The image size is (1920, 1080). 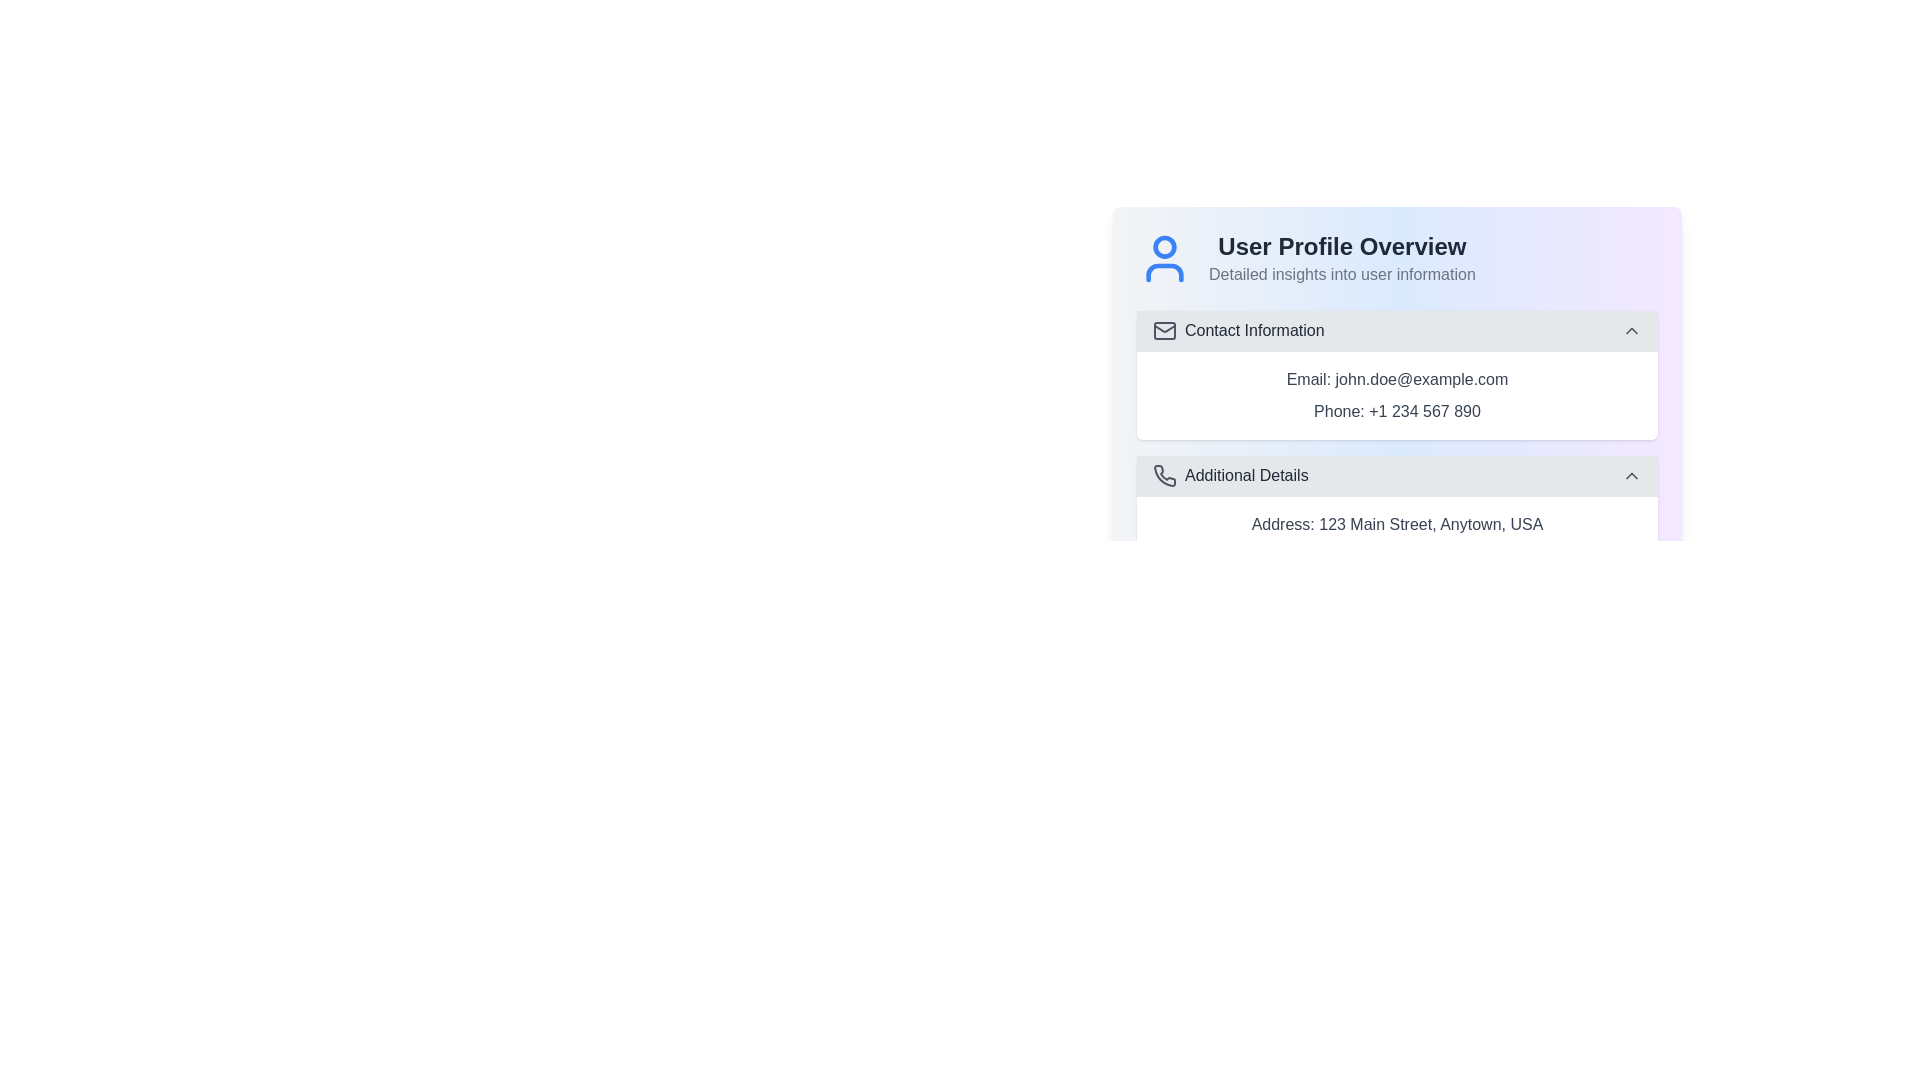 I want to click on the static text label that contains the text 'Detailed insights into user information', which is located directly beneath the header 'User Profile Overview', so click(x=1342, y=274).